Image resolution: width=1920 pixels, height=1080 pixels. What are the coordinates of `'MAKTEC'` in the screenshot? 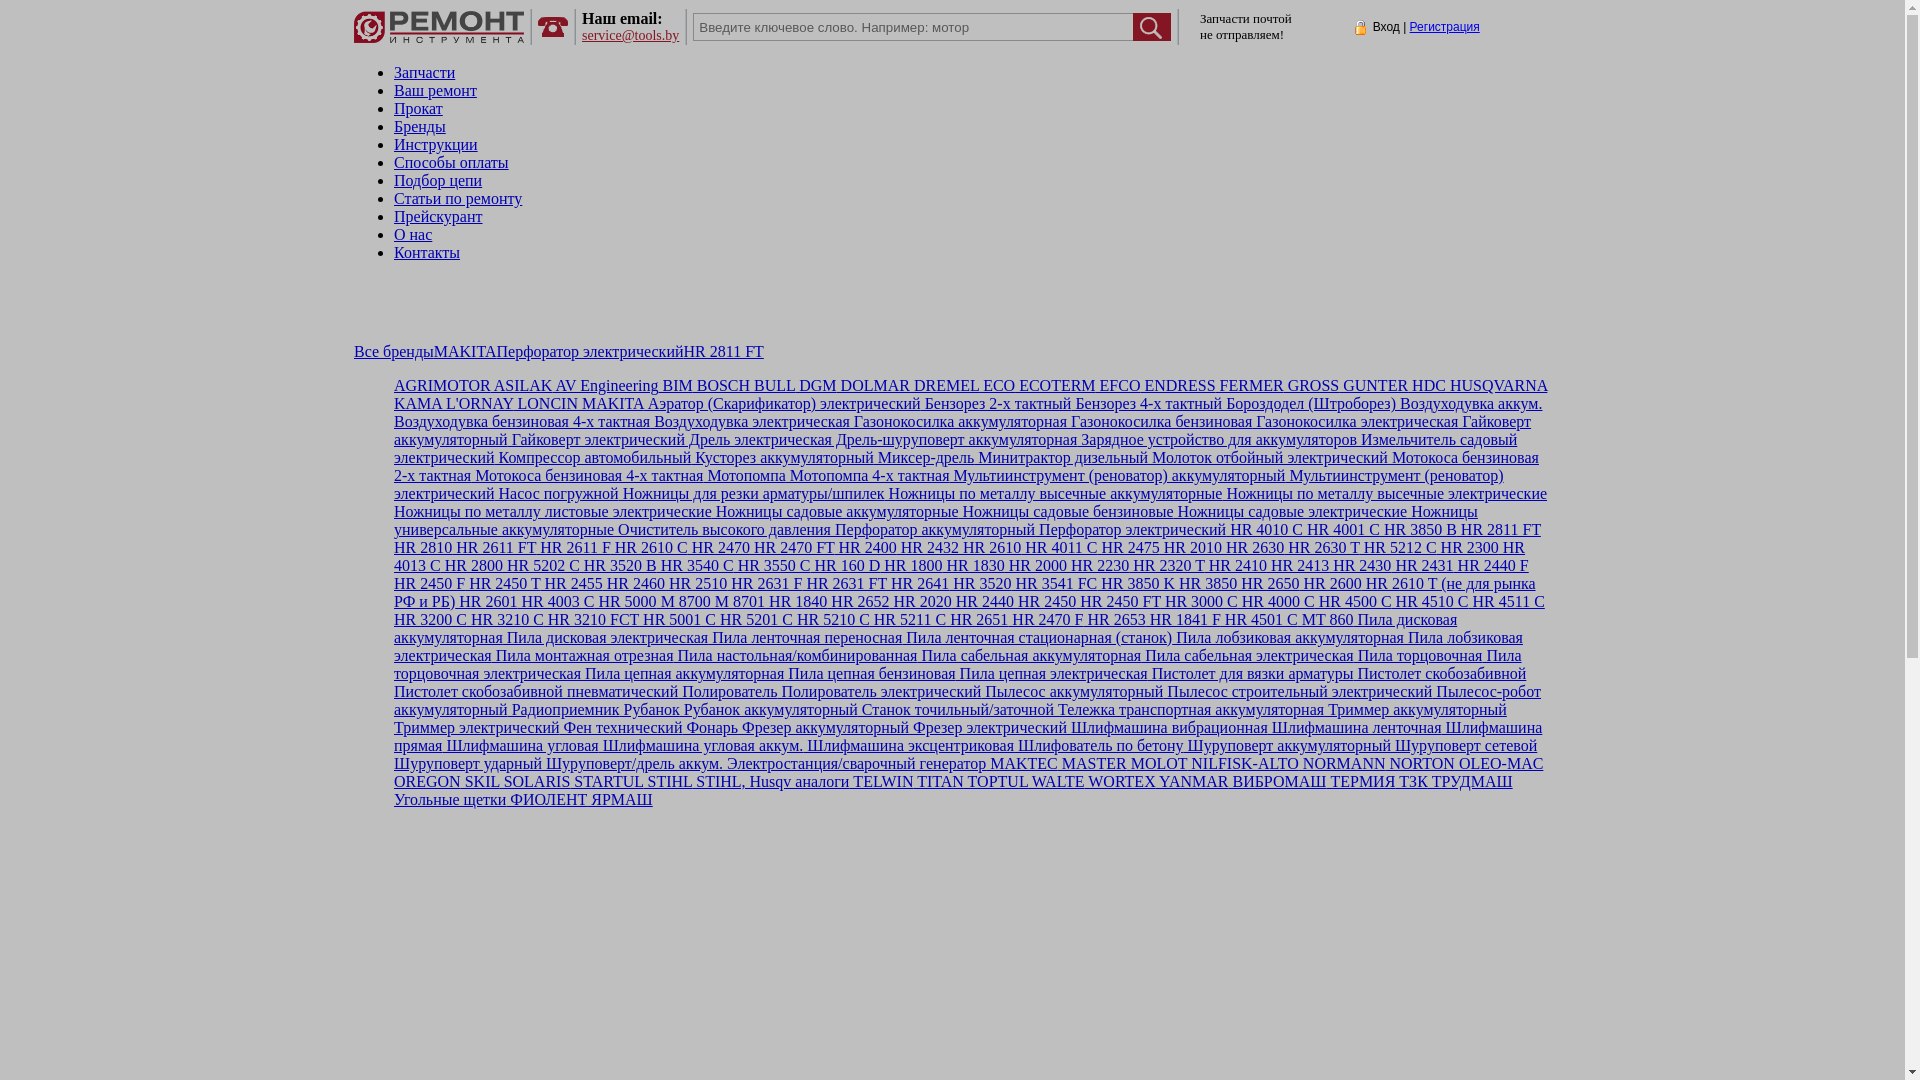 It's located at (985, 763).